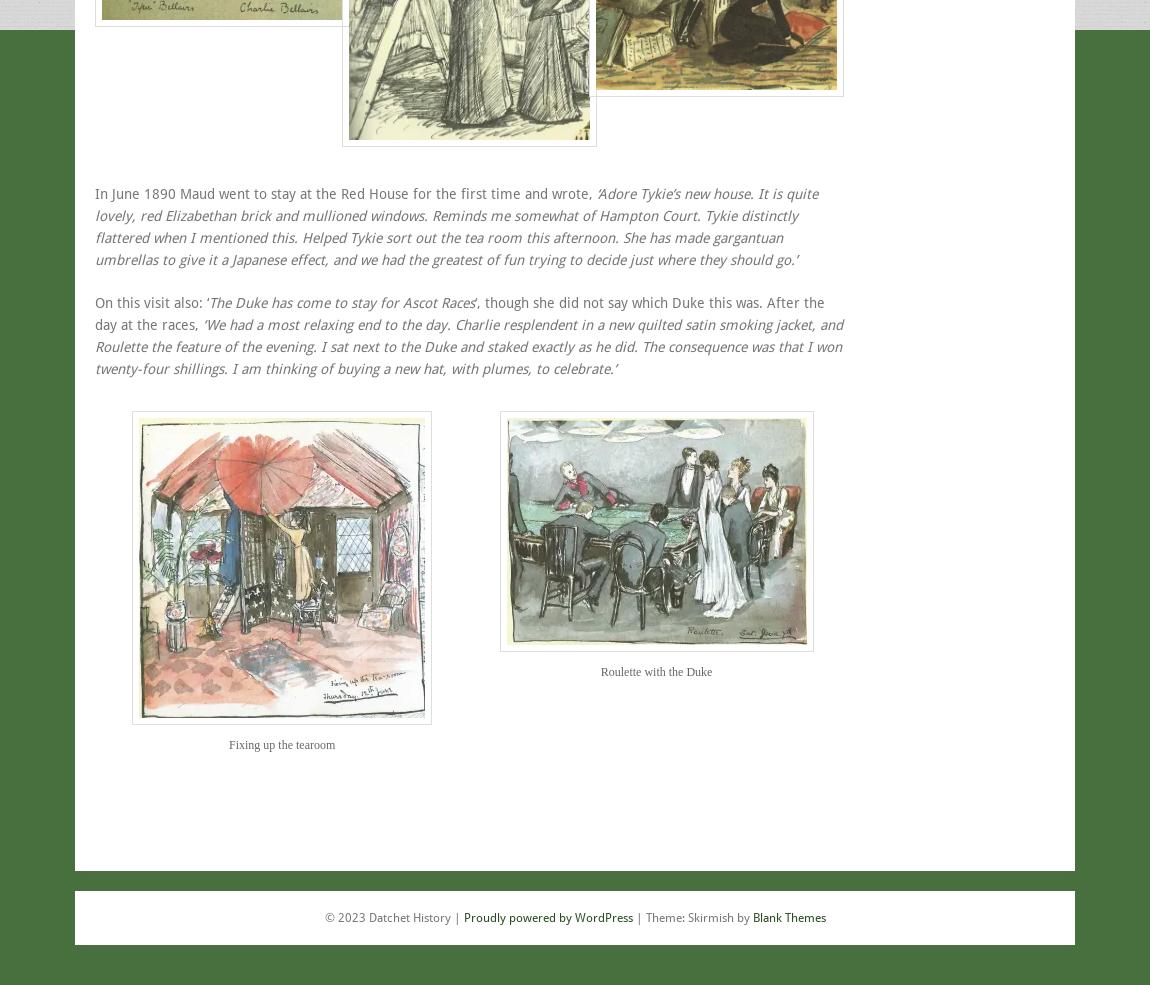 Image resolution: width=1150 pixels, height=985 pixels. I want to click on 'Roulette with the Duke', so click(654, 669).